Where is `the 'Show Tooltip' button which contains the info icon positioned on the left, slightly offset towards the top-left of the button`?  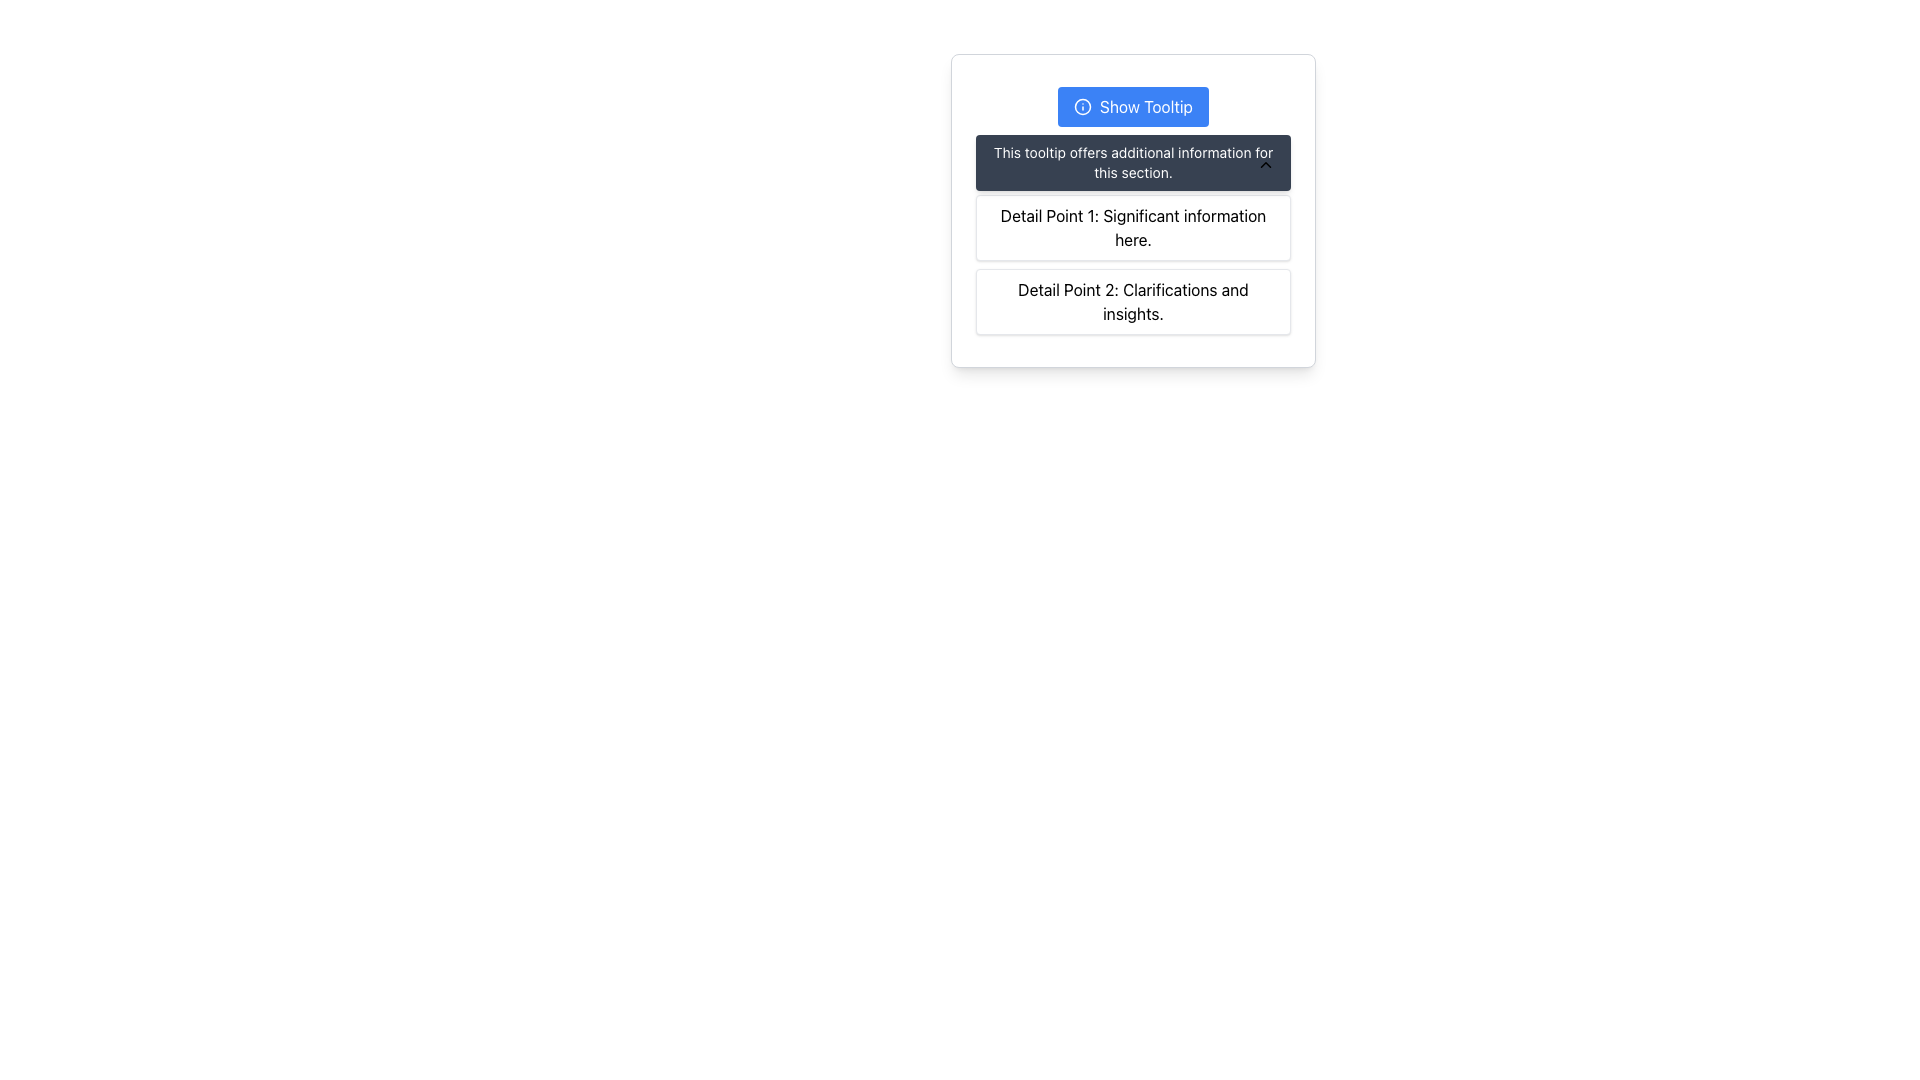
the 'Show Tooltip' button which contains the info icon positioned on the left, slightly offset towards the top-left of the button is located at coordinates (1082, 107).